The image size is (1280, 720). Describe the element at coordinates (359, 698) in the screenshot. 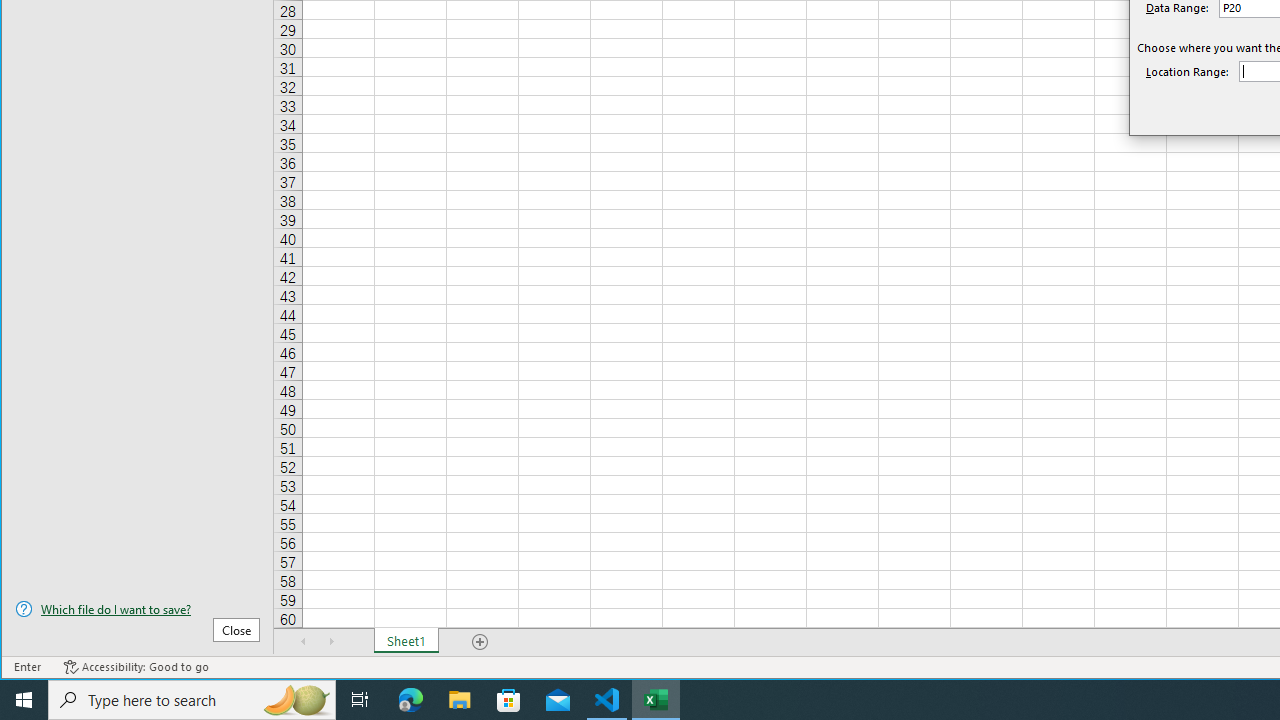

I see `'Task View'` at that location.